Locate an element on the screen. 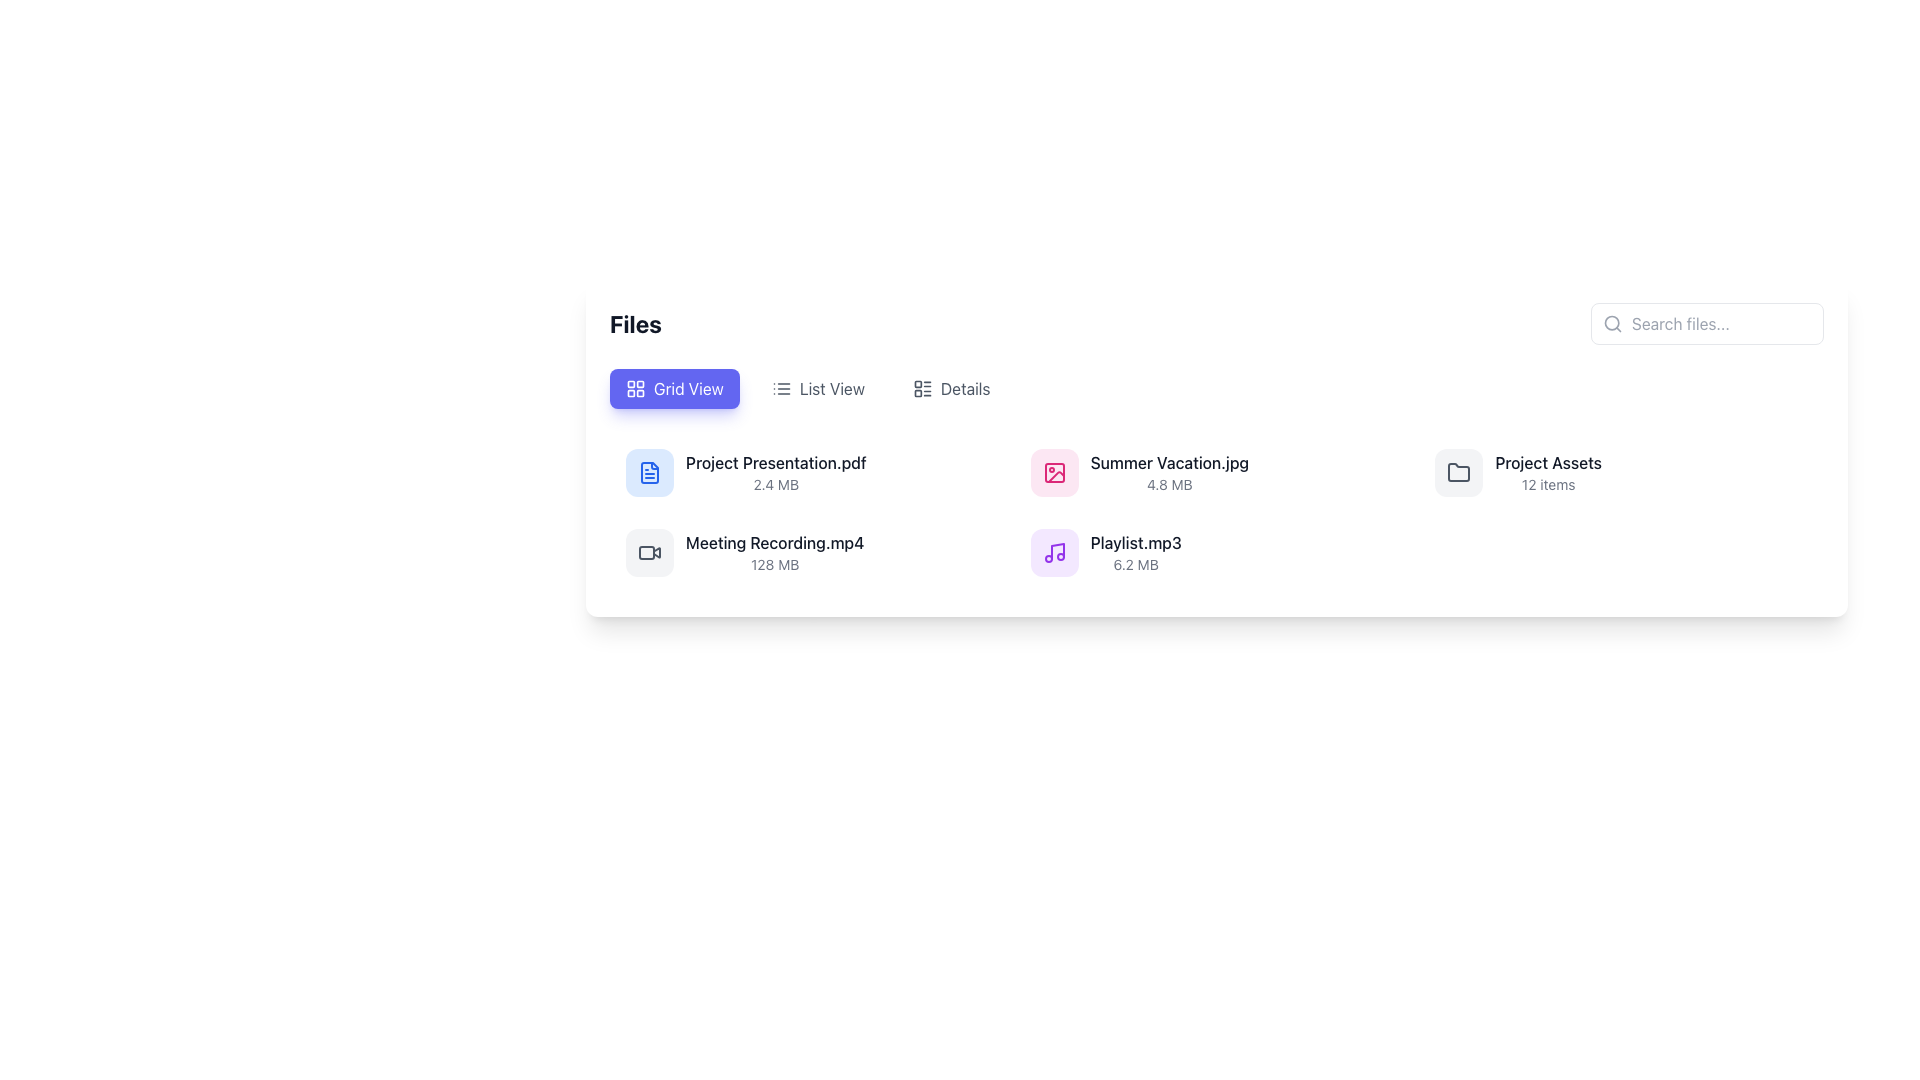 The image size is (1920, 1080). the music icon with a purple outline, consisting of a musical note and circular elements, located near the bottom right of the 'Playlist.mp3' entry is located at coordinates (1053, 552).